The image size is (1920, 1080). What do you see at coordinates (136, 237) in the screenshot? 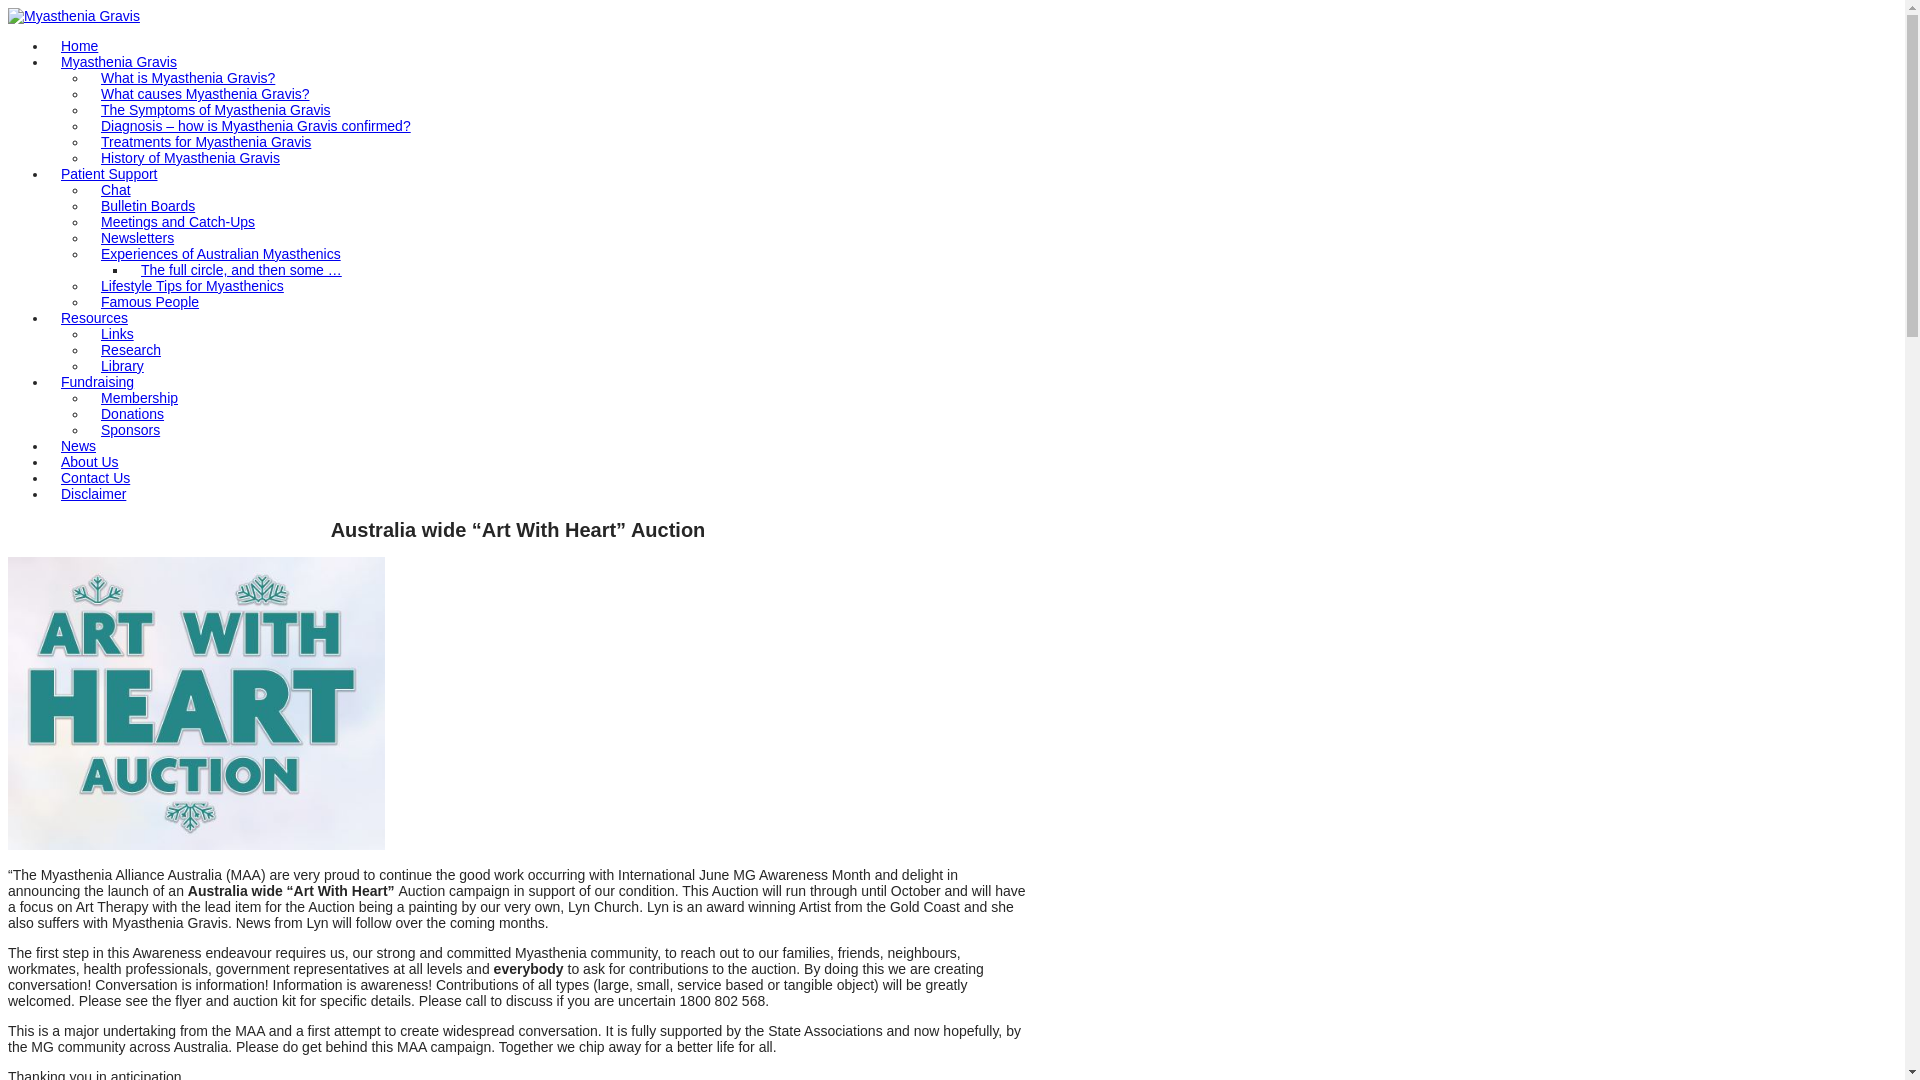
I see `'Newsletters'` at bounding box center [136, 237].